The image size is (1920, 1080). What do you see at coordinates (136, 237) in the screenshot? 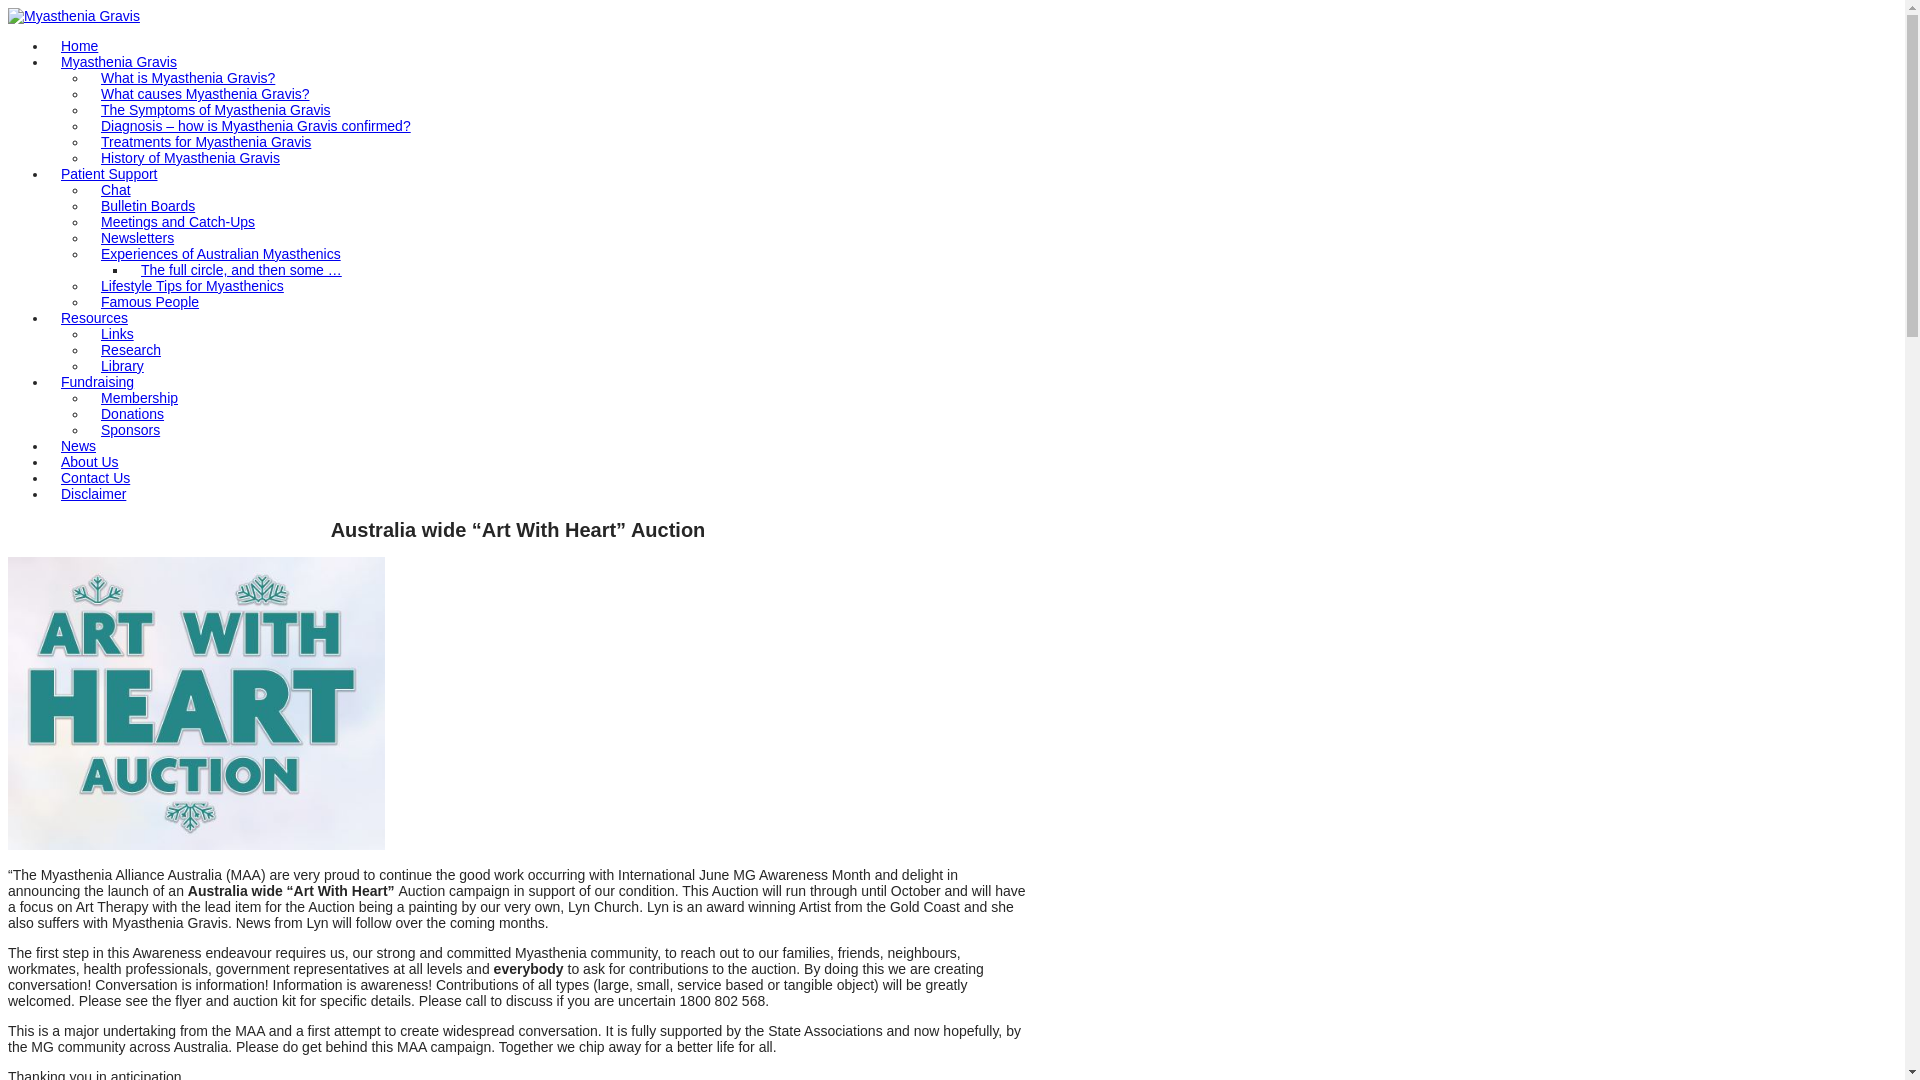
I see `'Newsletters'` at bounding box center [136, 237].